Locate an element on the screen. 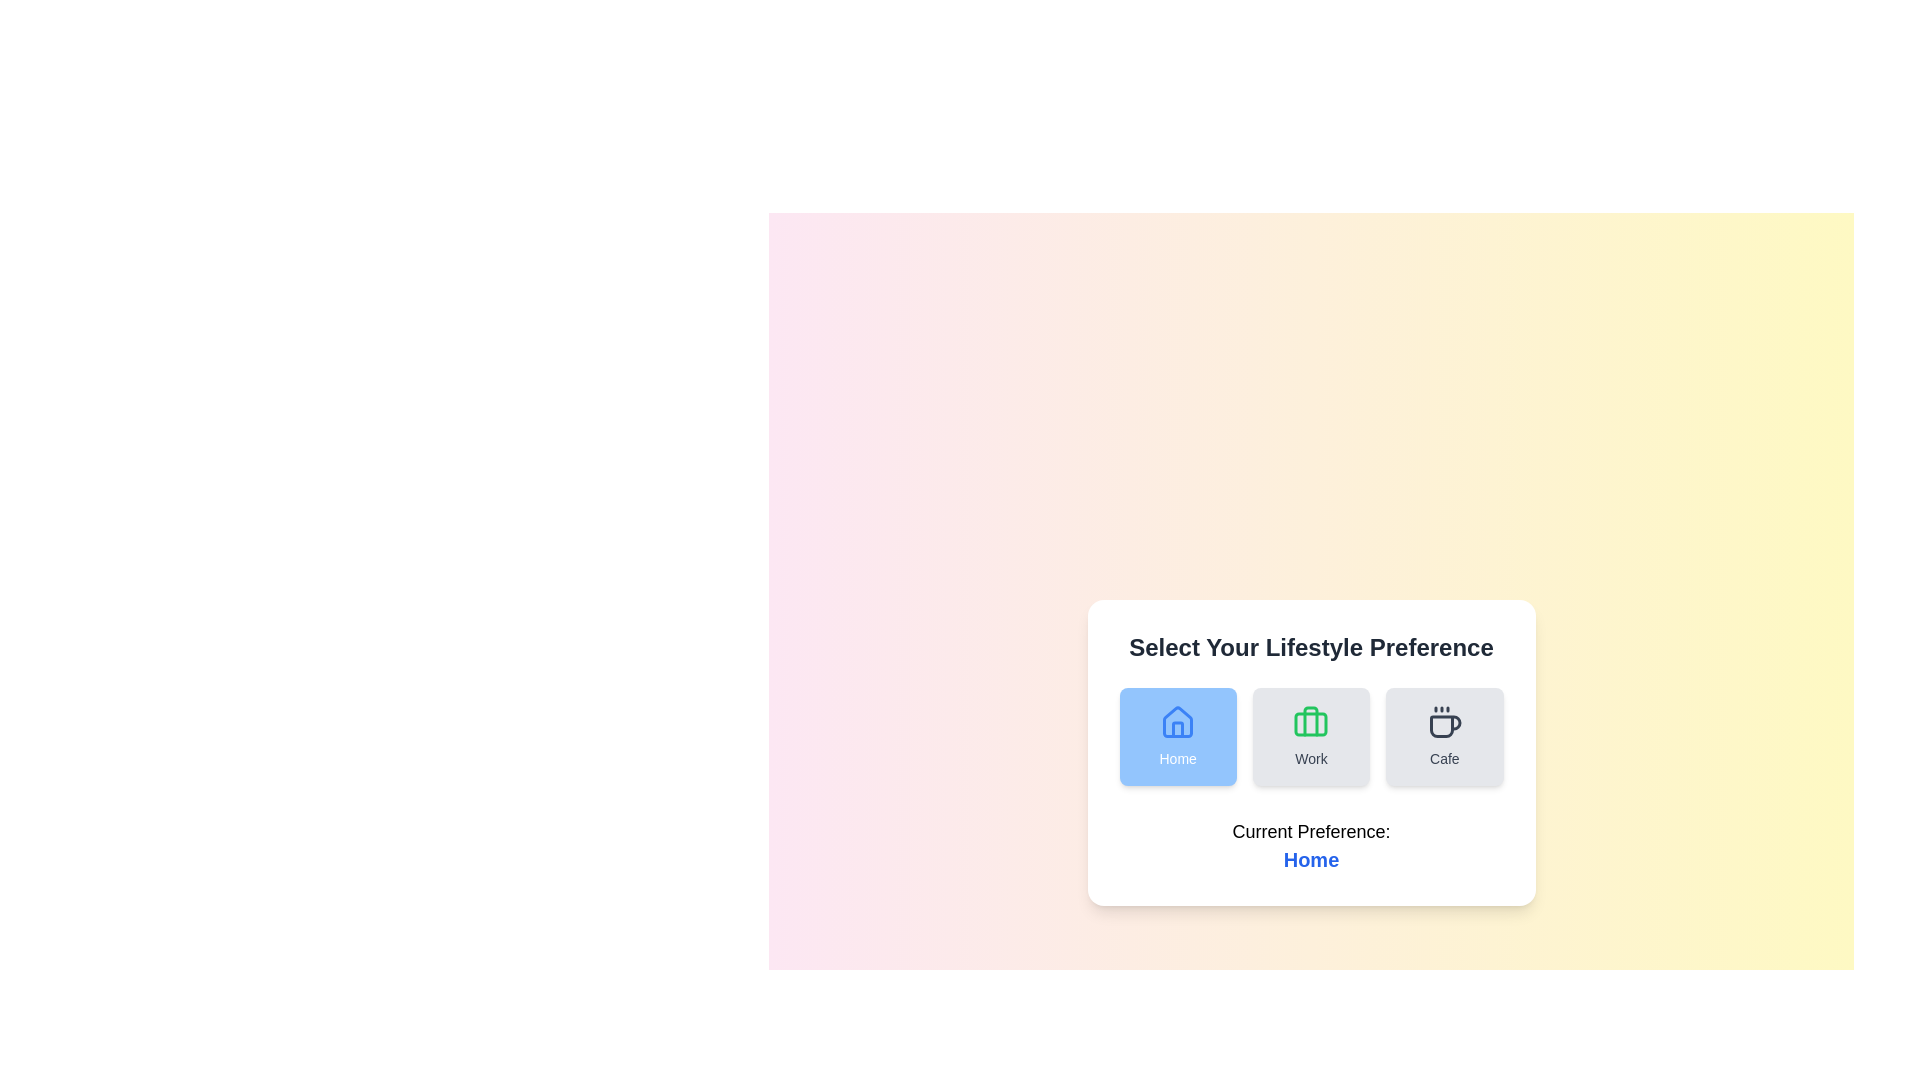  the house icon which is part of the button for selecting the 'Home' lifestyle preference, located centrally in the lower section of the interface is located at coordinates (1178, 722).